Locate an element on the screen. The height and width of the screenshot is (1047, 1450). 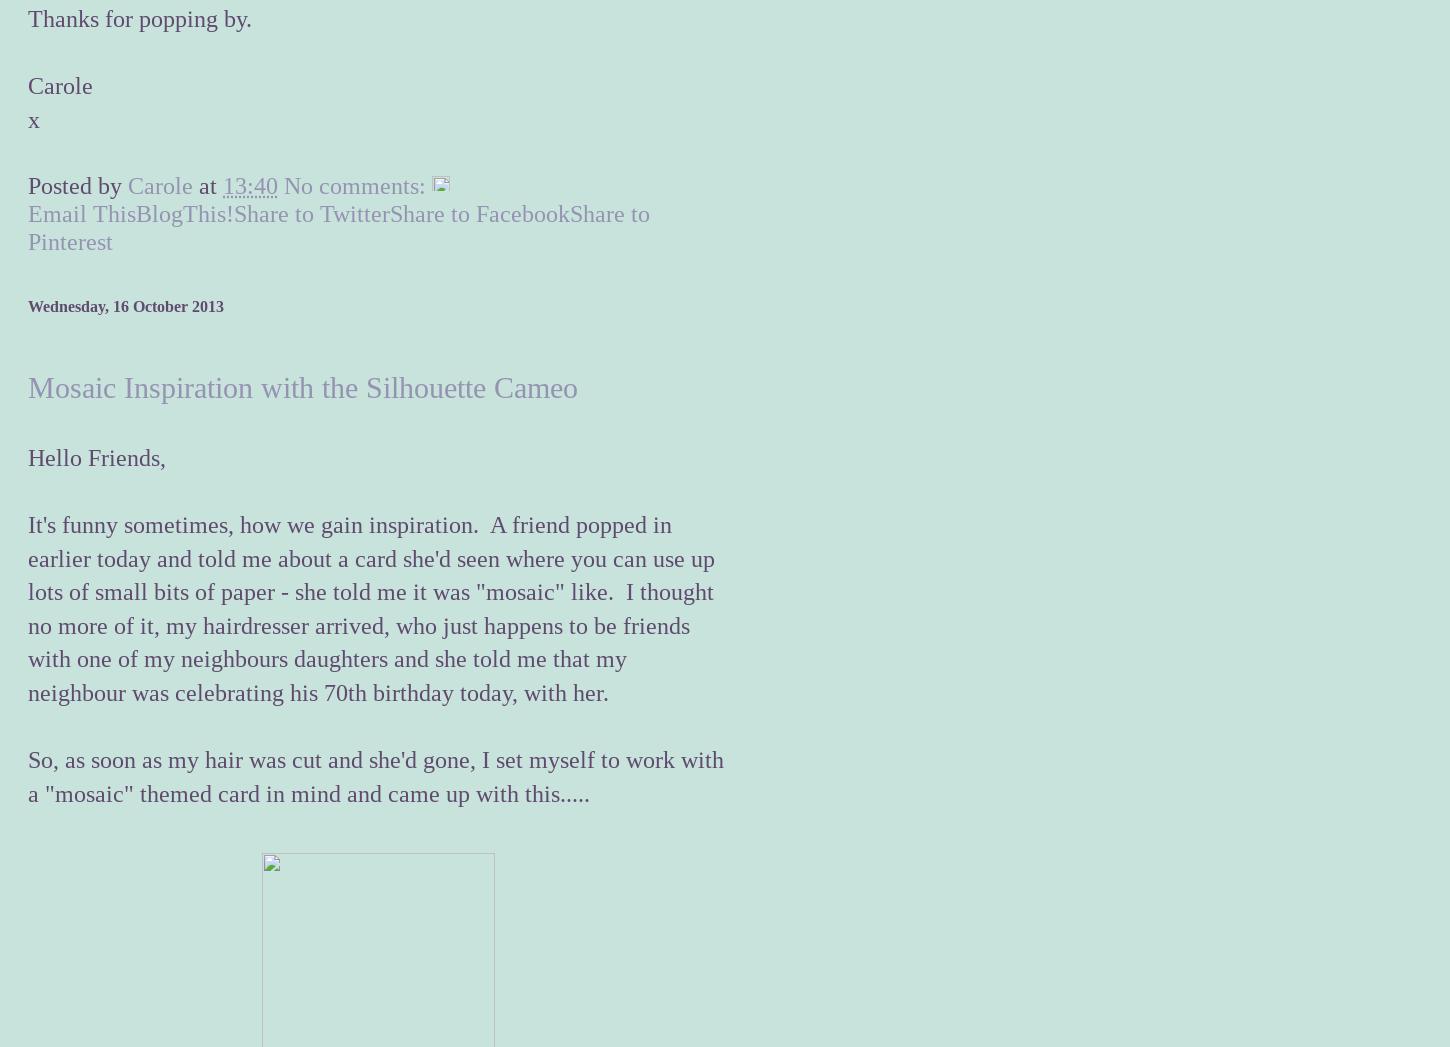
'Wednesday, 16 October 2013' is located at coordinates (125, 304).